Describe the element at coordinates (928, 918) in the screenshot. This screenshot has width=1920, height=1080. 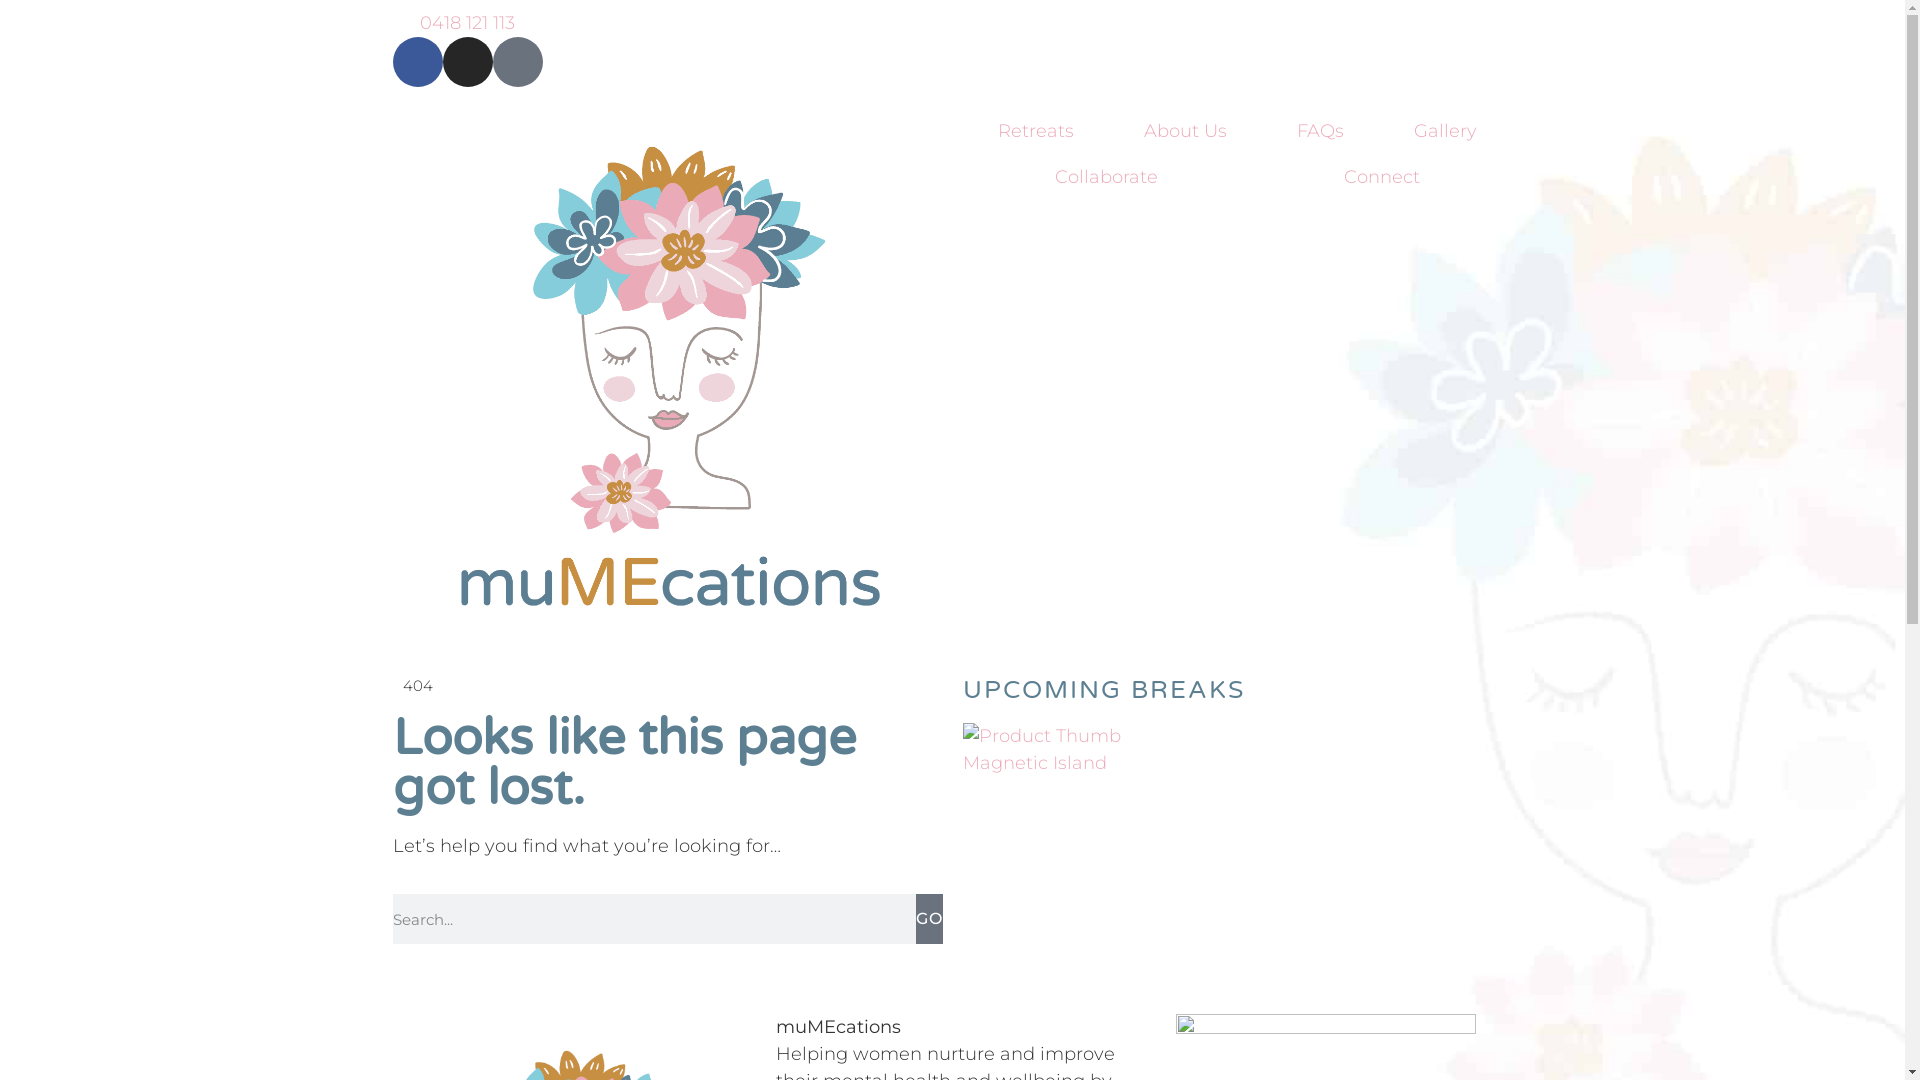
I see `'GO'` at that location.